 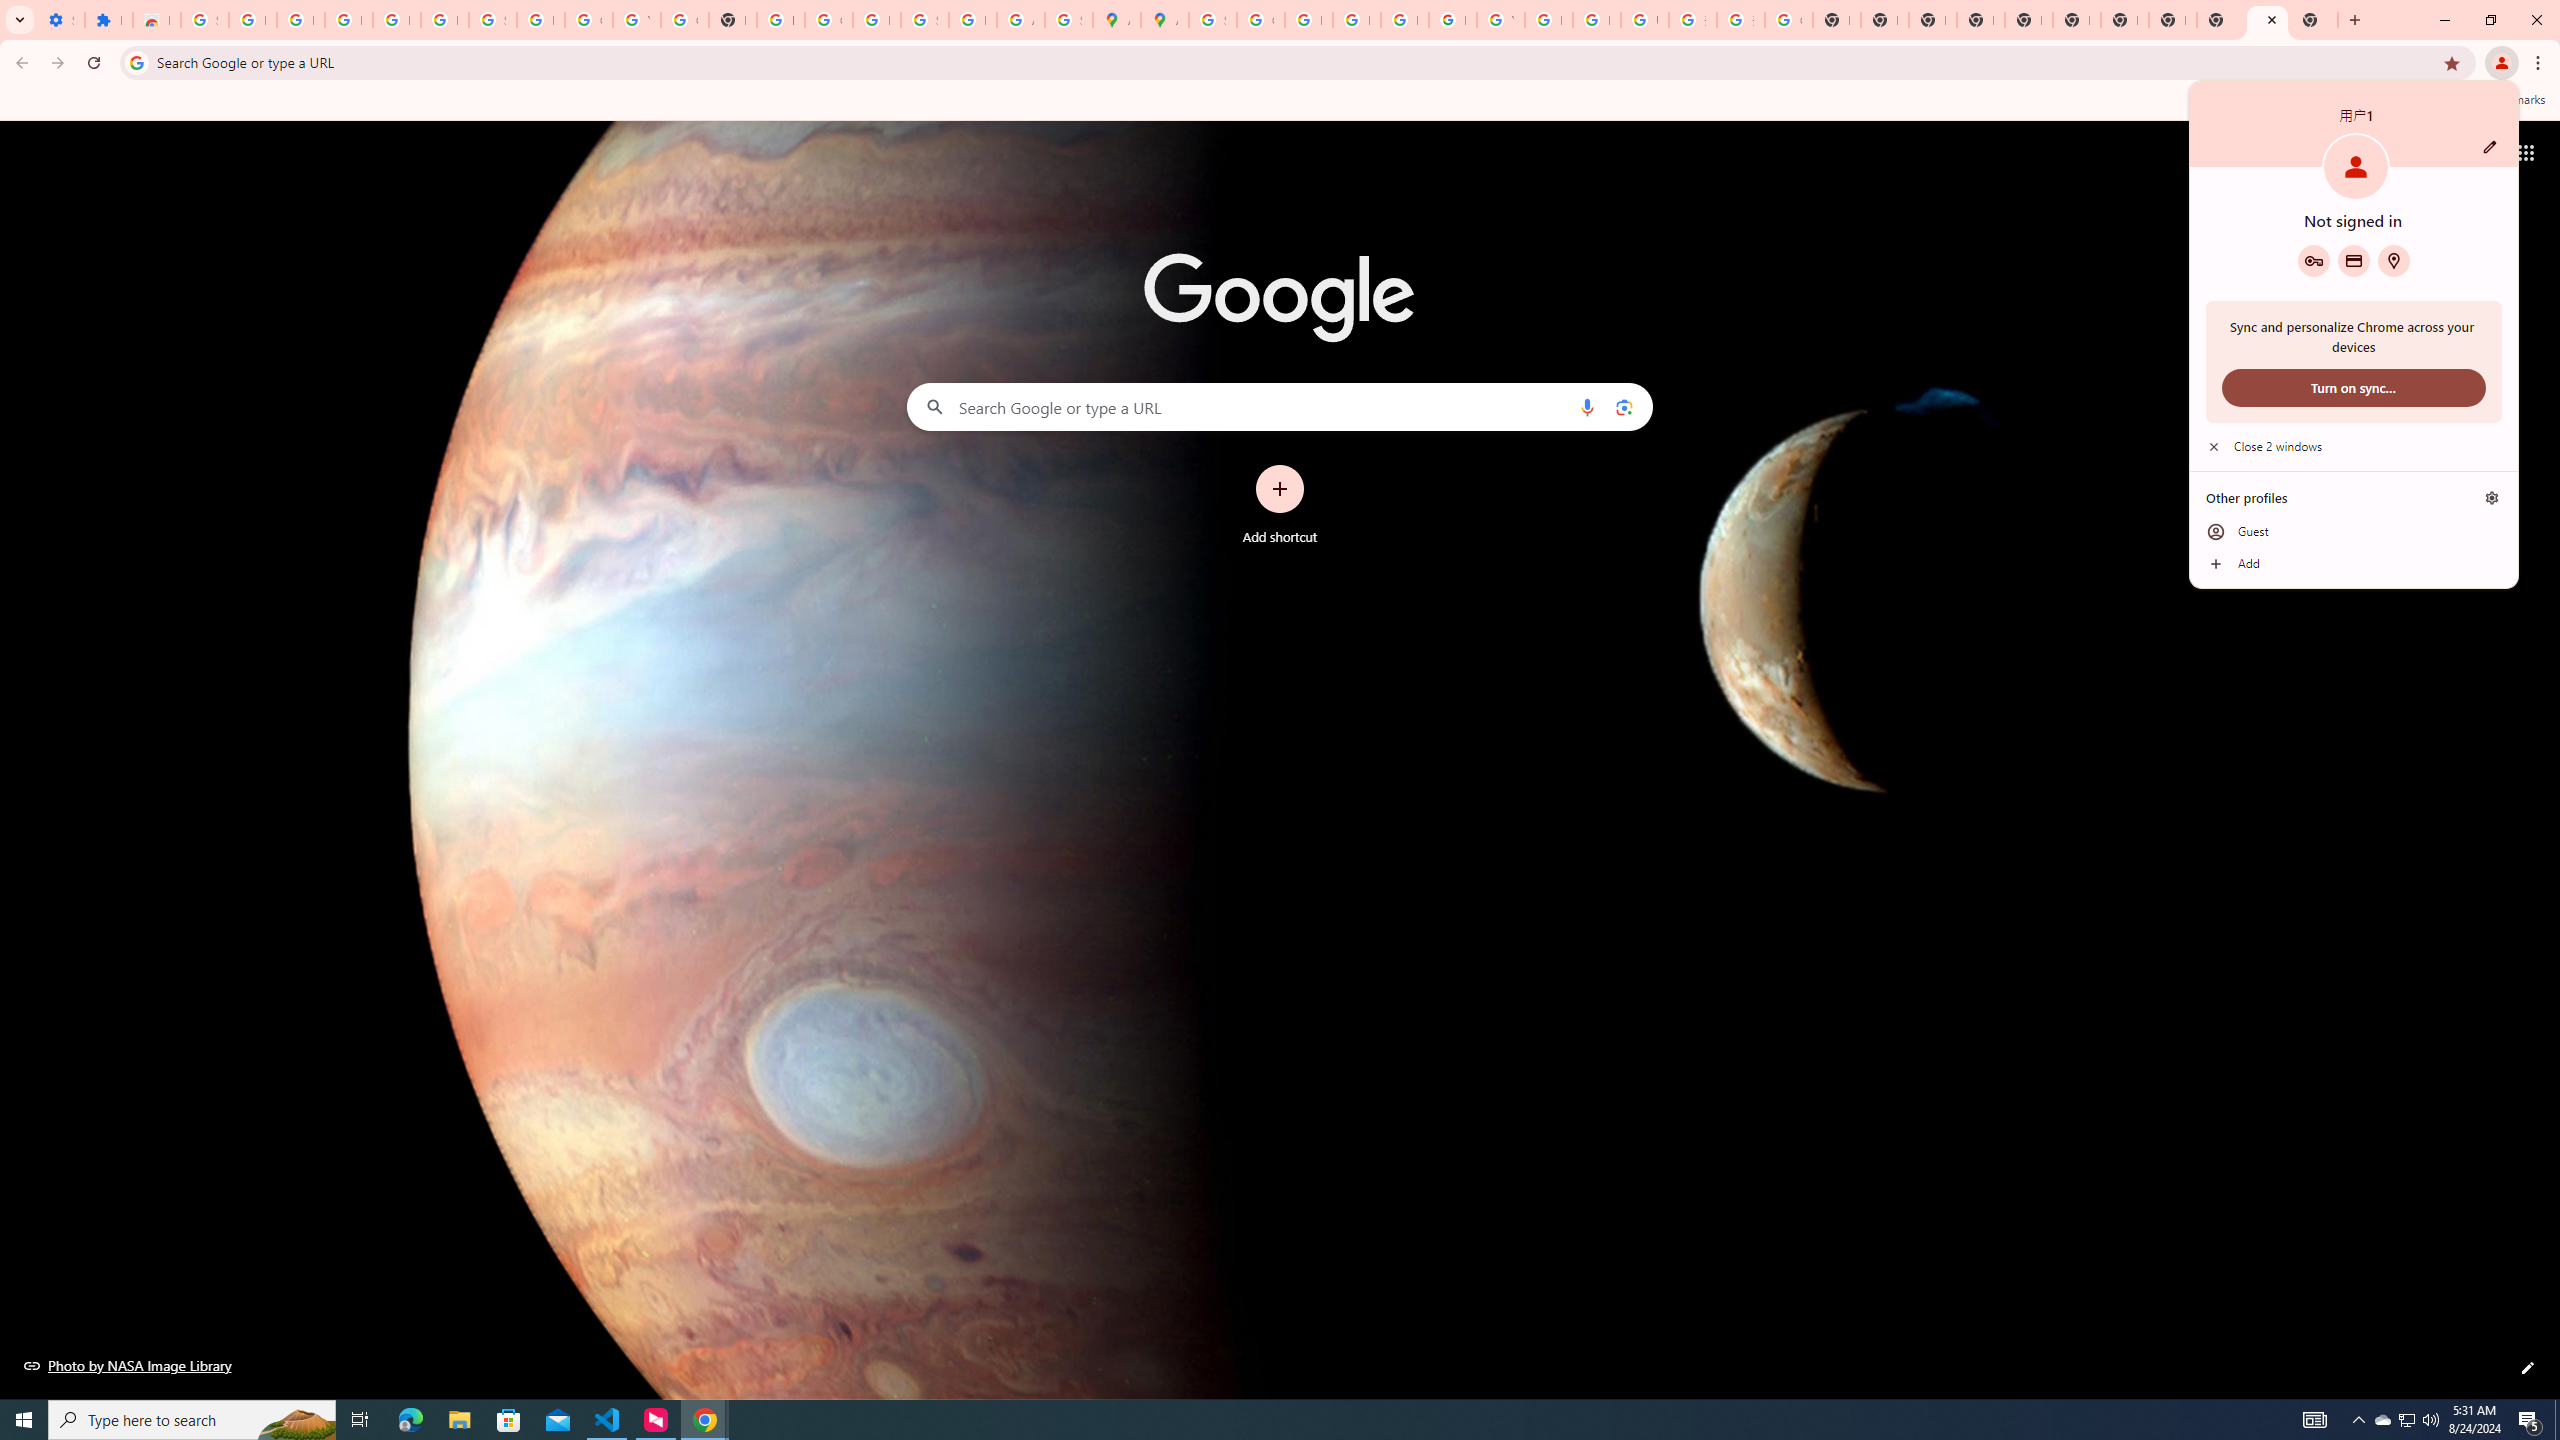 I want to click on 'Close', so click(x=2271, y=19).